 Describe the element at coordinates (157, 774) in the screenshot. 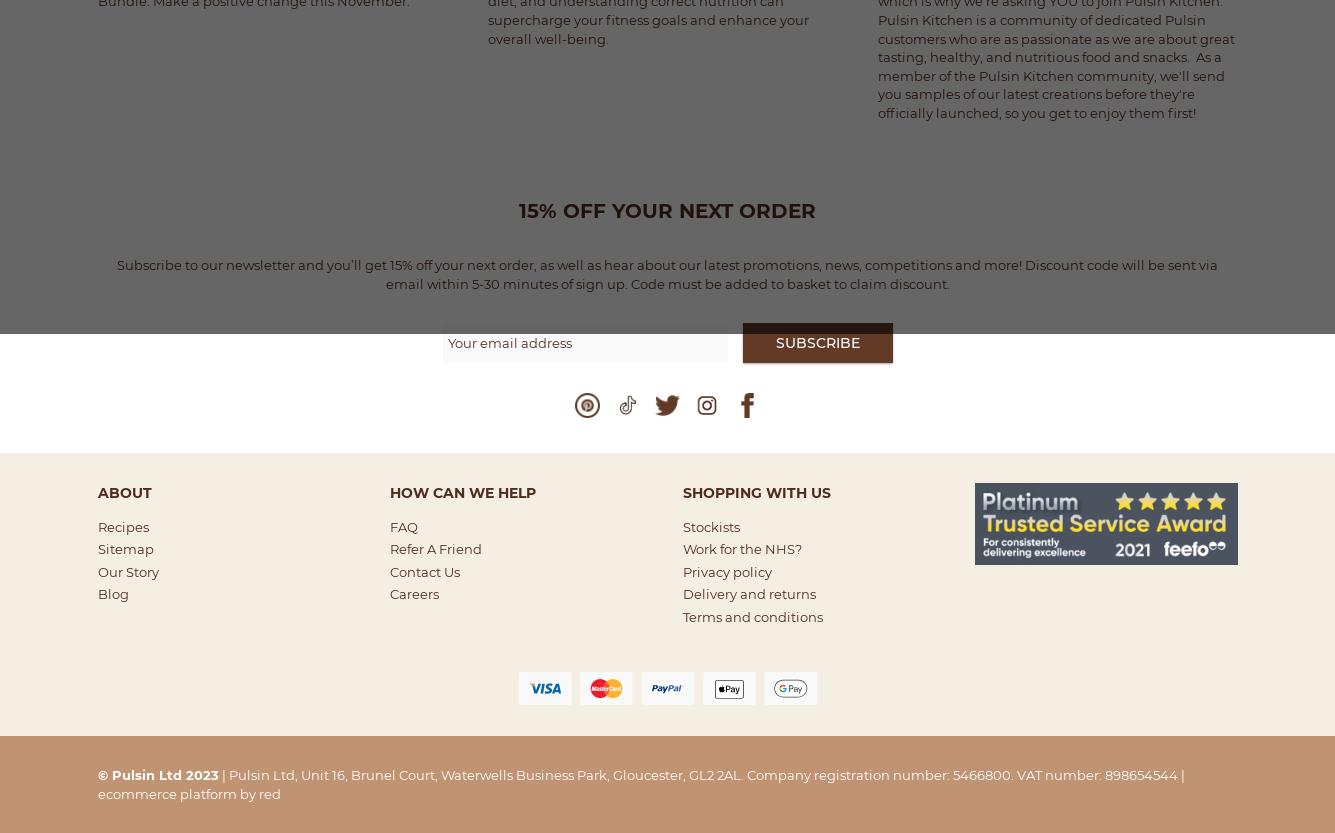

I see `'© Pulsin Ltd 2023'` at that location.